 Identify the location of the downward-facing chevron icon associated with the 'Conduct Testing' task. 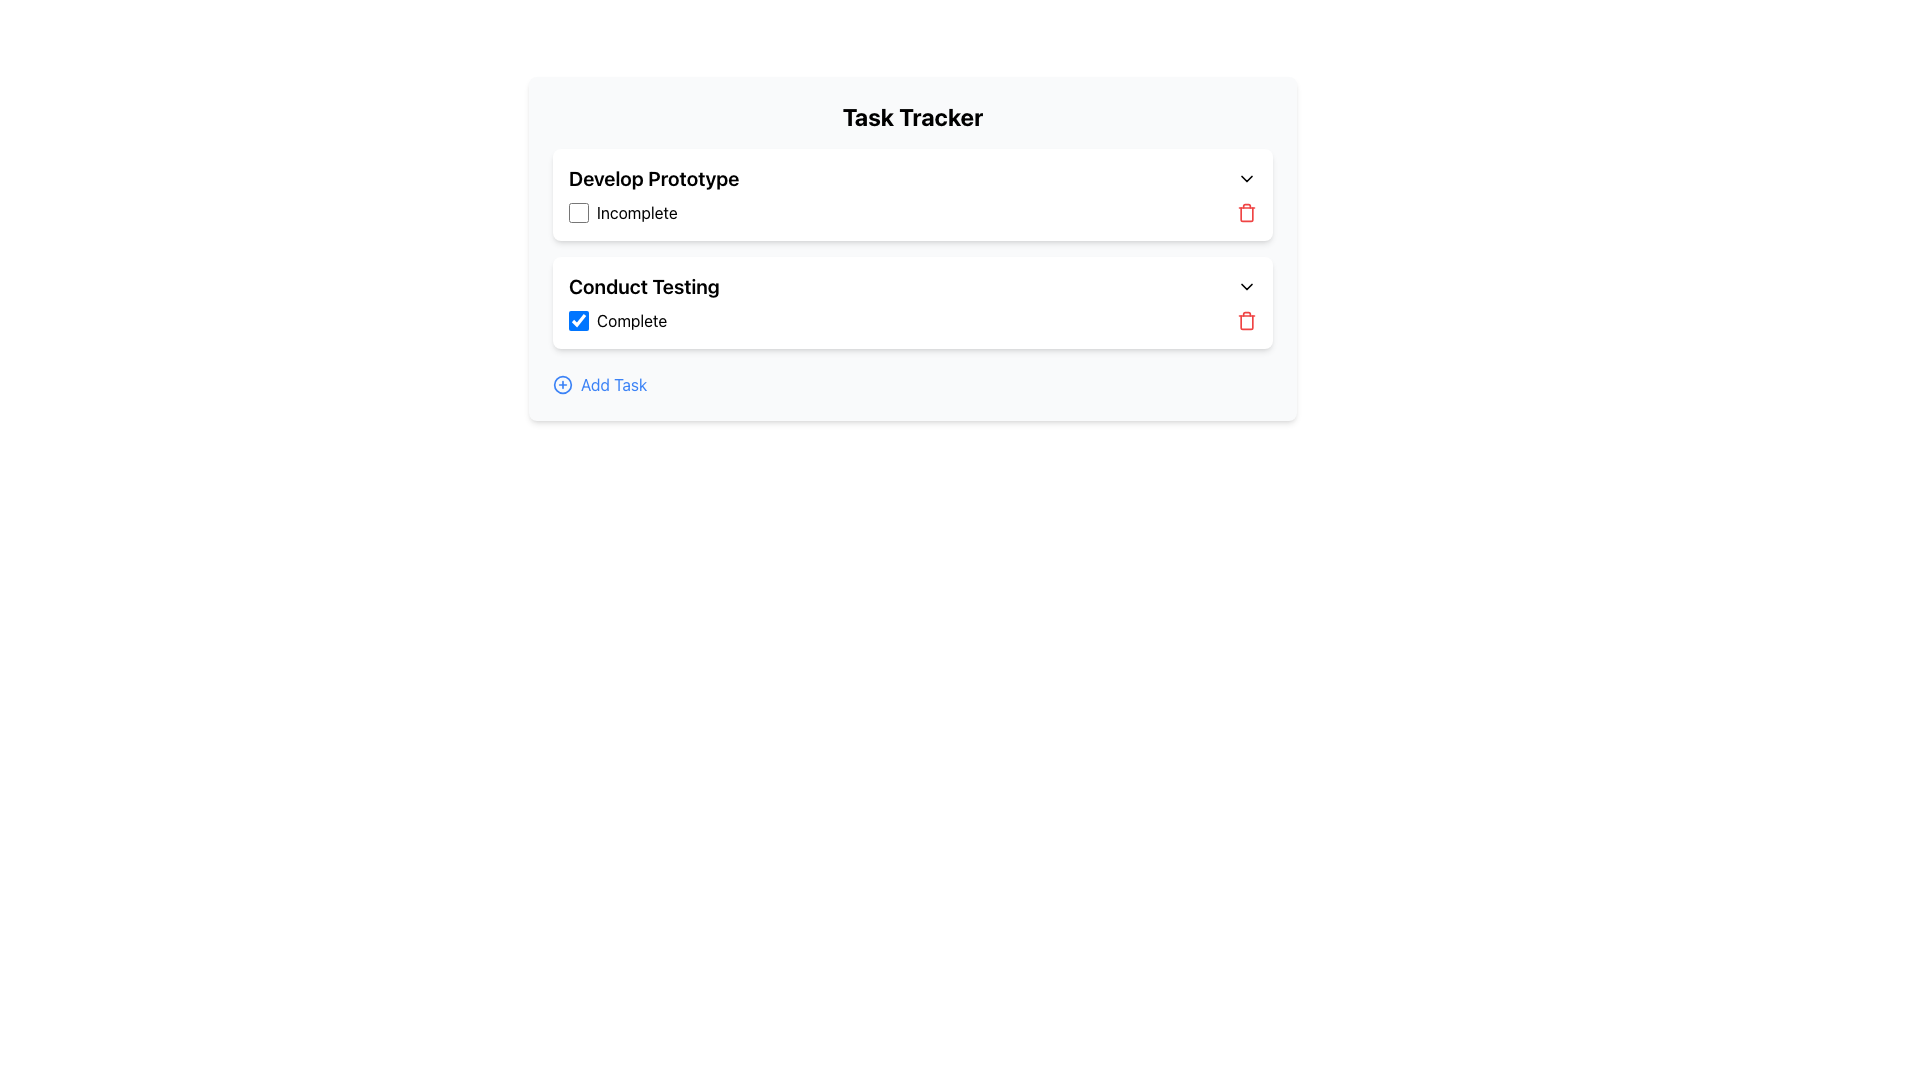
(1246, 286).